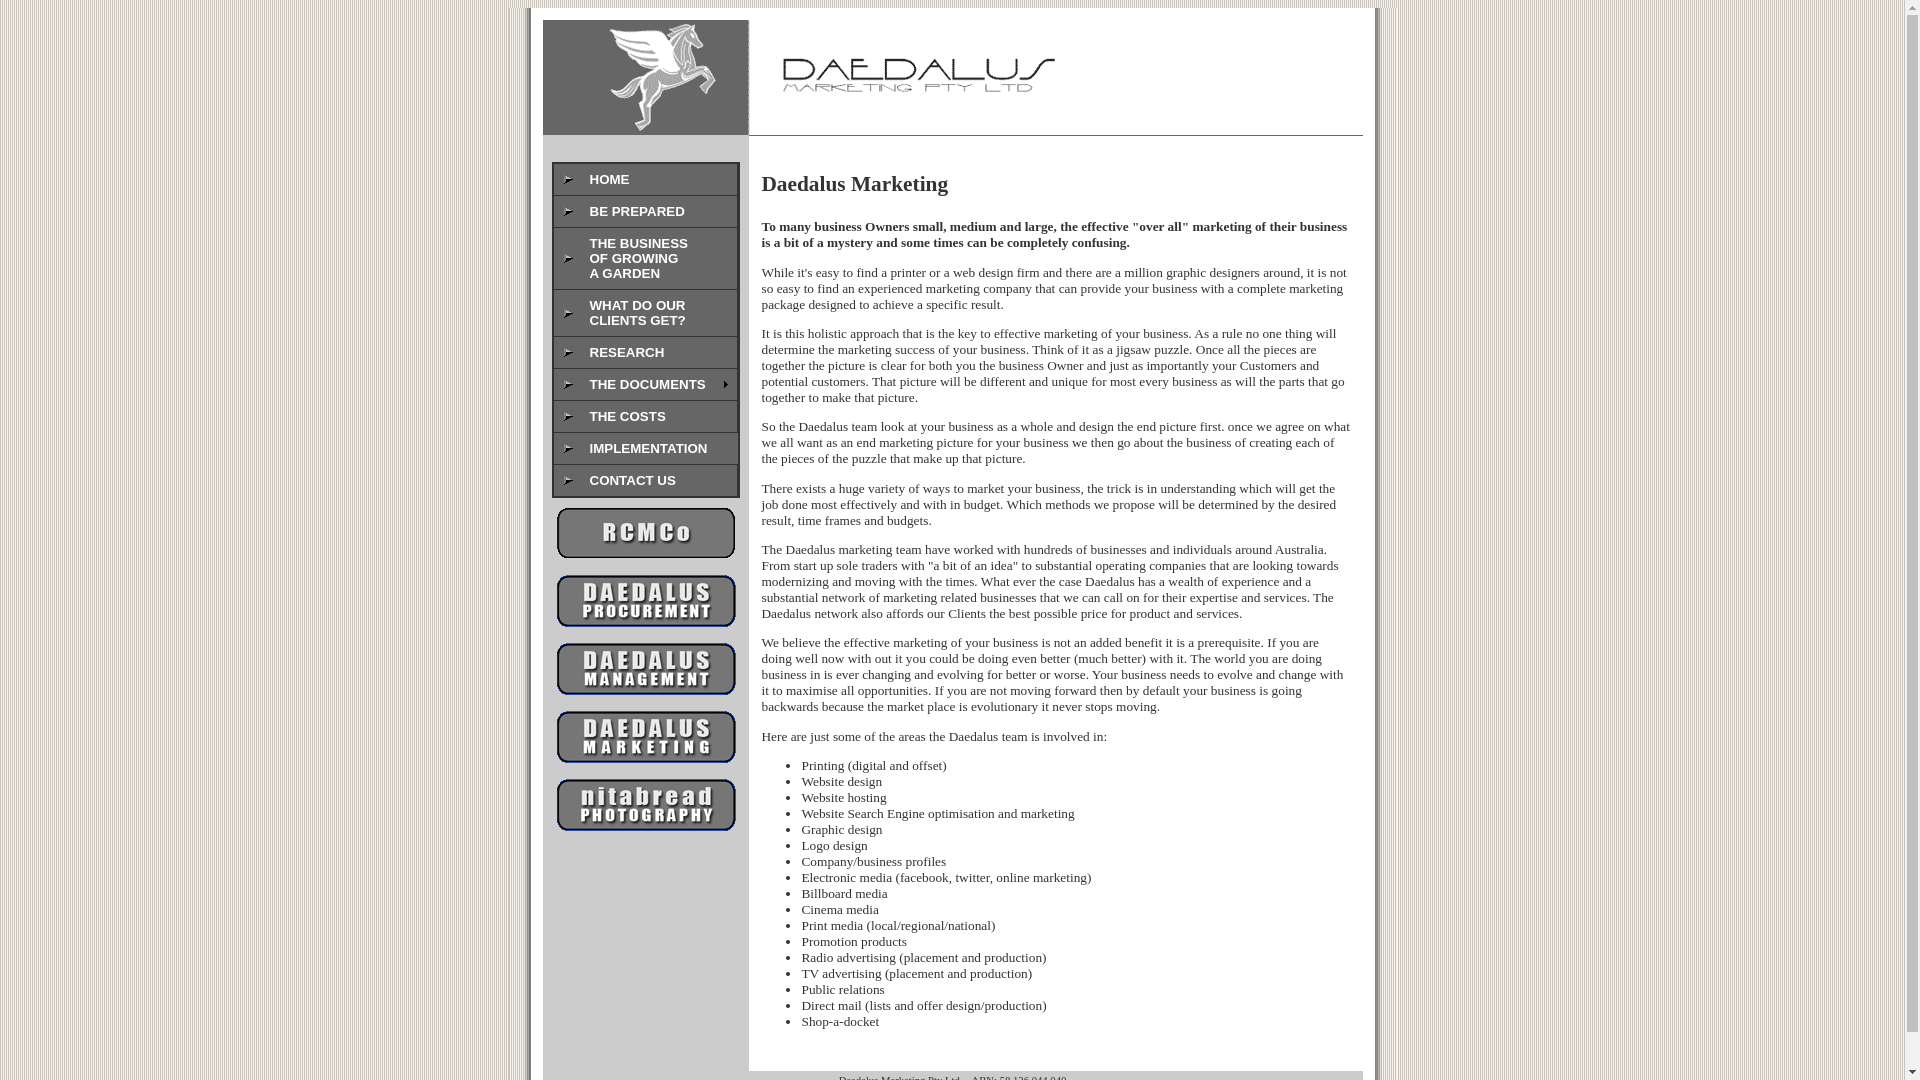  What do you see at coordinates (553, 312) in the screenshot?
I see `'WHAT DO OUR` at bounding box center [553, 312].